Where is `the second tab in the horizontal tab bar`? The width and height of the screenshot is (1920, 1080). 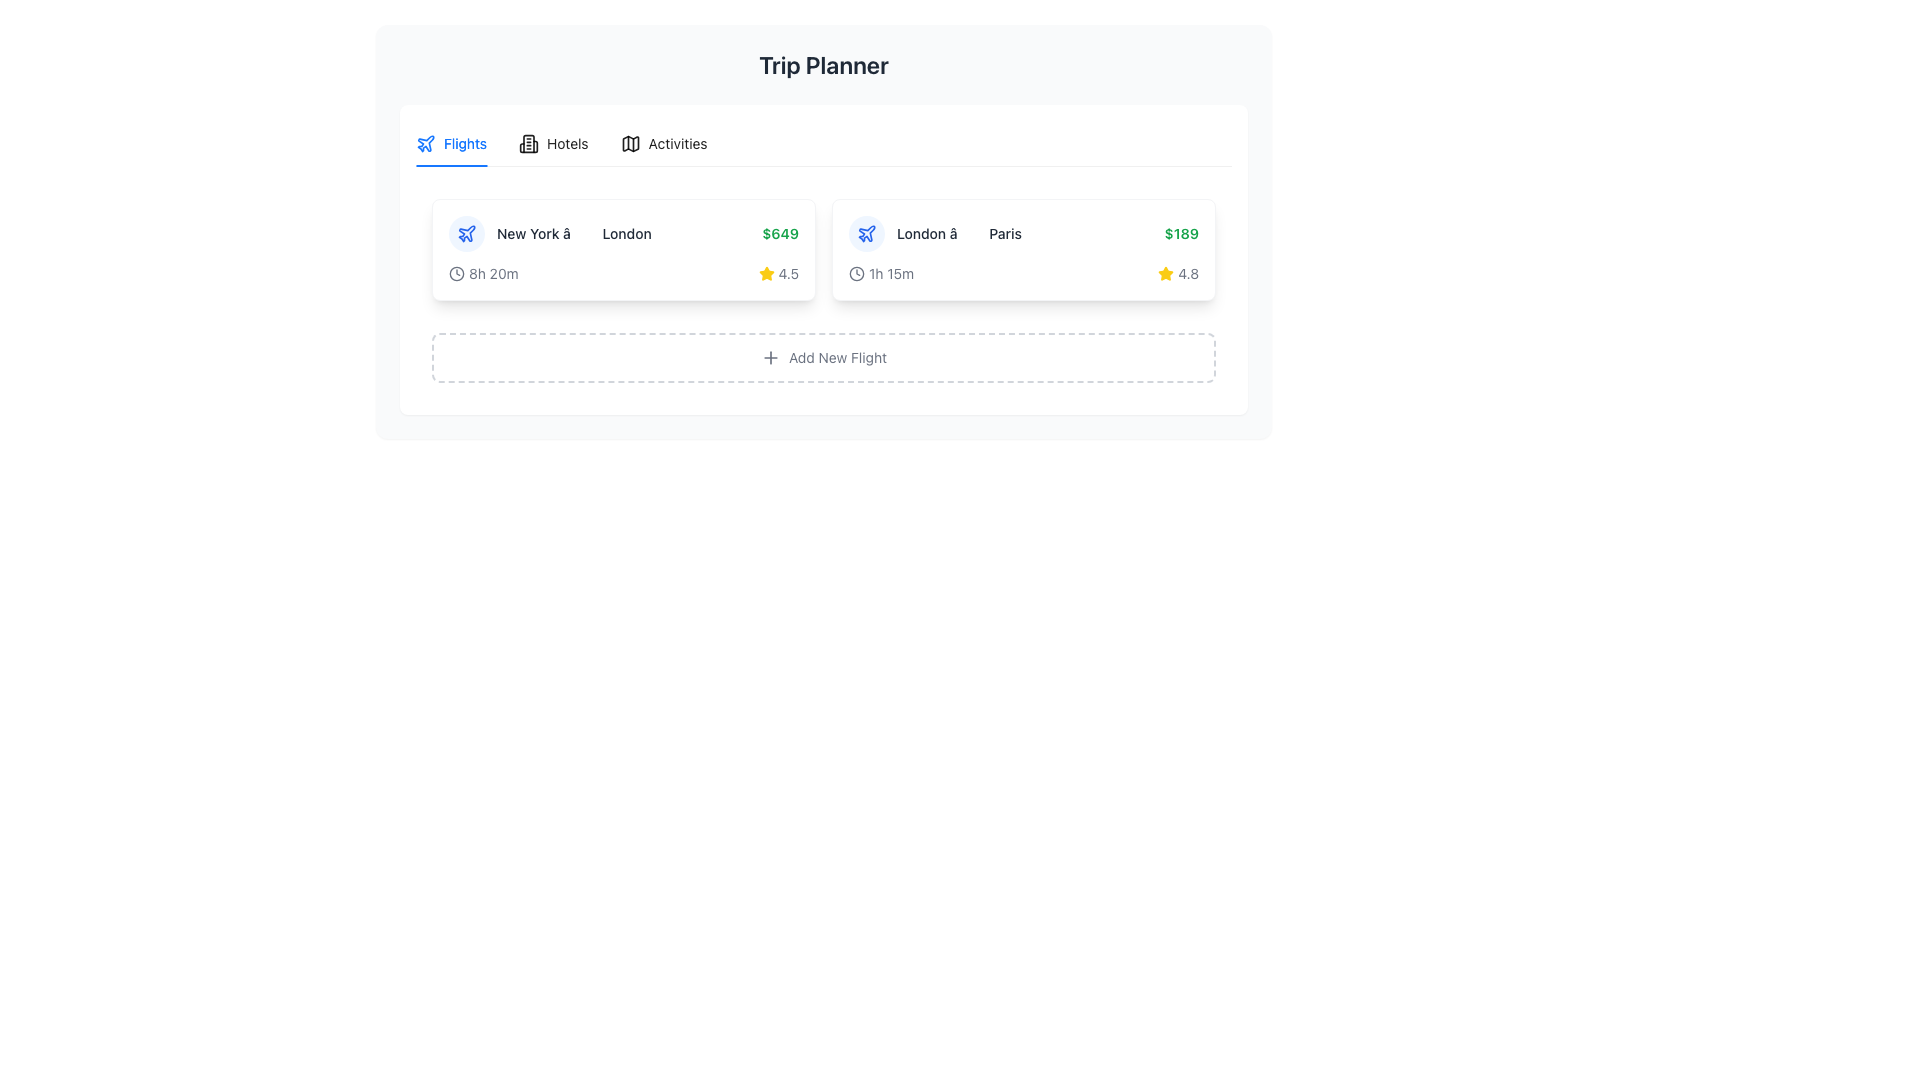
the second tab in the horizontal tab bar is located at coordinates (560, 142).